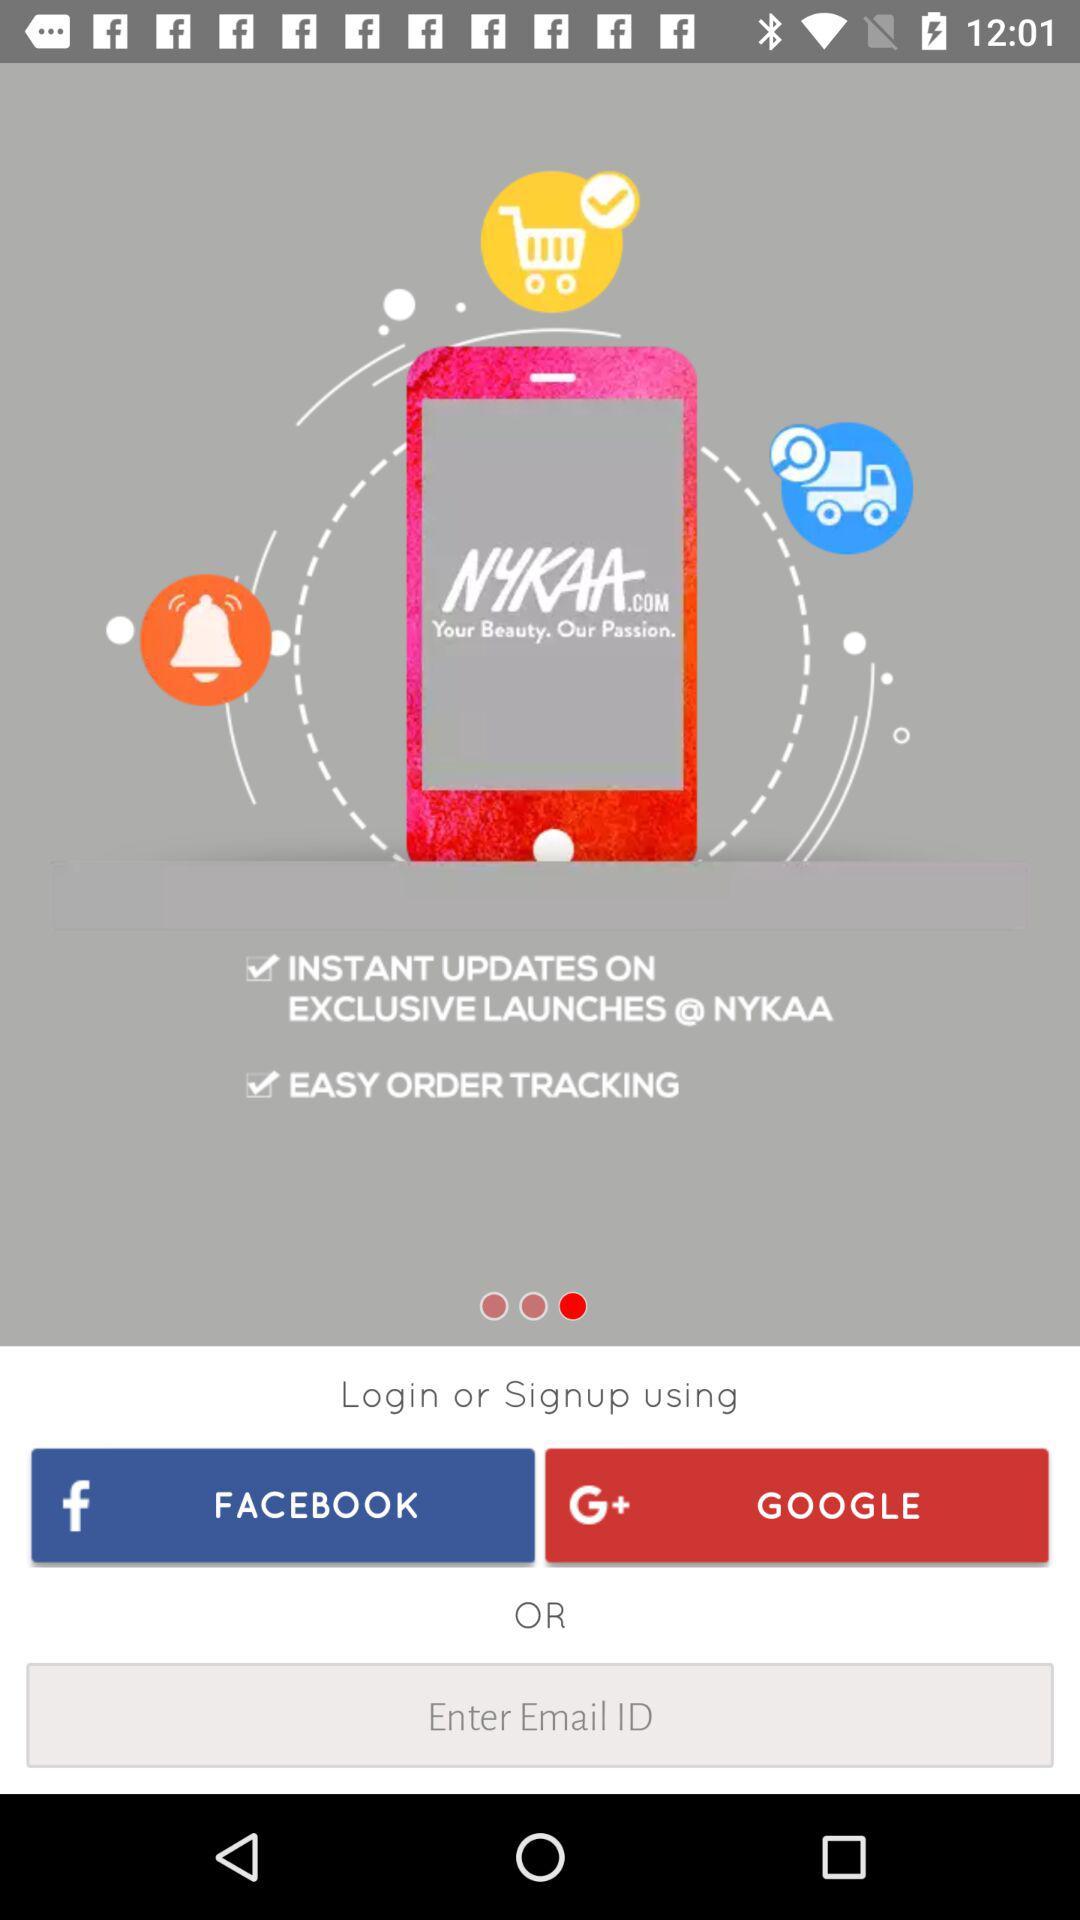 The height and width of the screenshot is (1920, 1080). I want to click on the icon at the bottom right corner, so click(795, 1504).